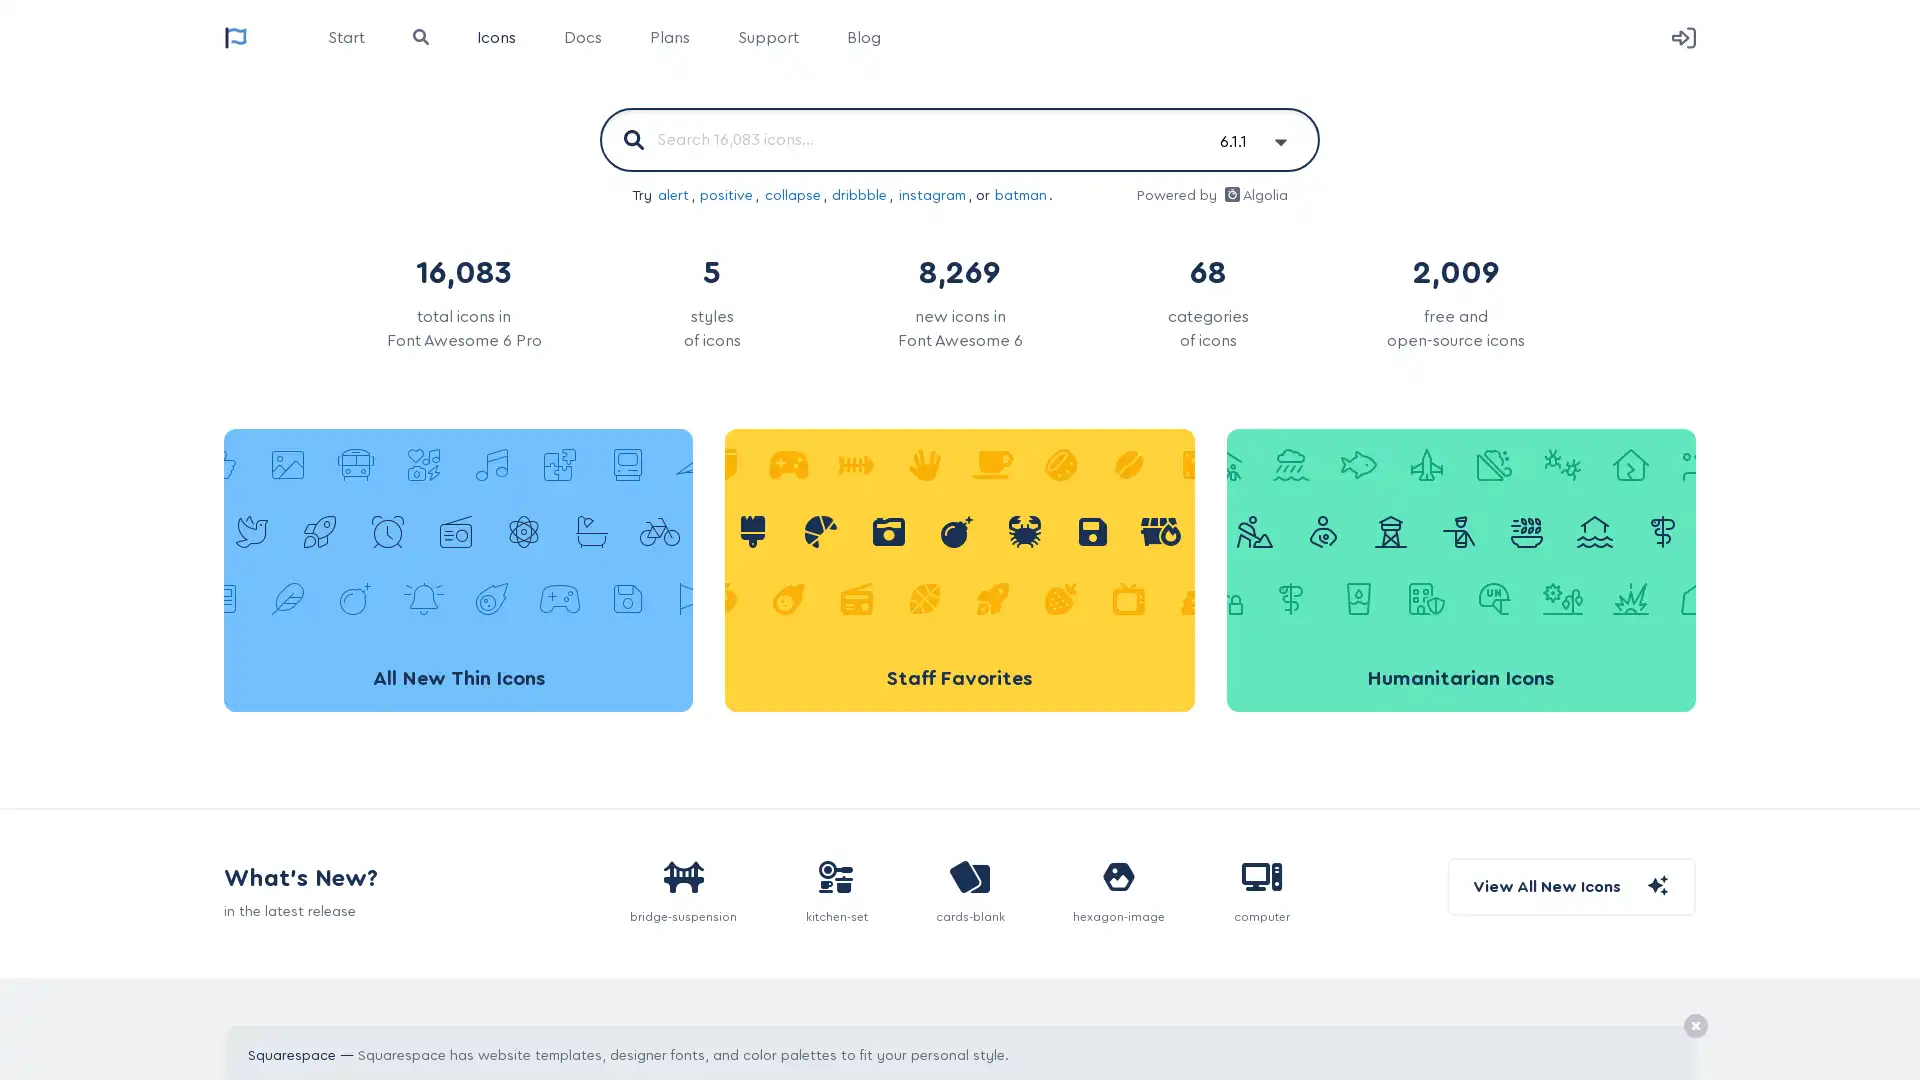  What do you see at coordinates (725, 196) in the screenshot?
I see `positive` at bounding box center [725, 196].